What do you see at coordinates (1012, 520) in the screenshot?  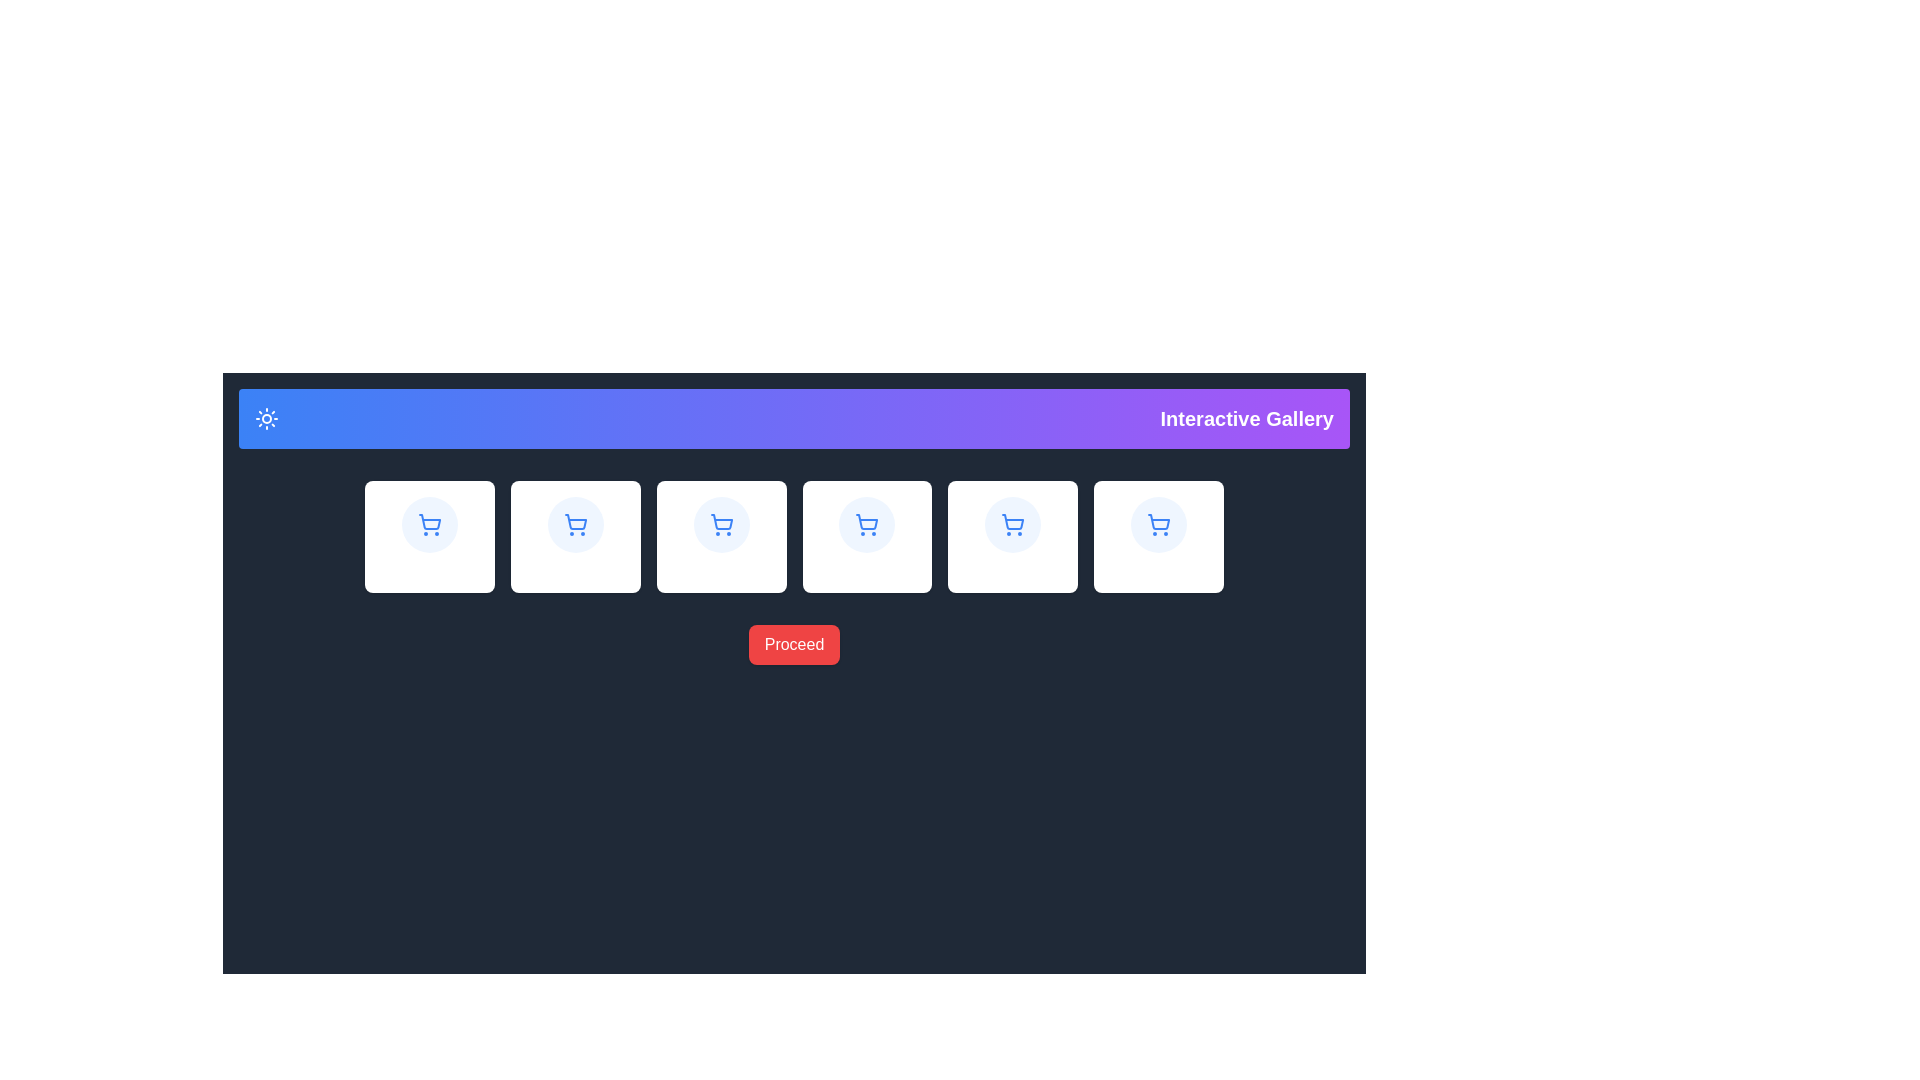 I see `the shopping cart icon, which is a minimalistic line drawing located in the fourth position of a horizontally aligned list of similar icons` at bounding box center [1012, 520].